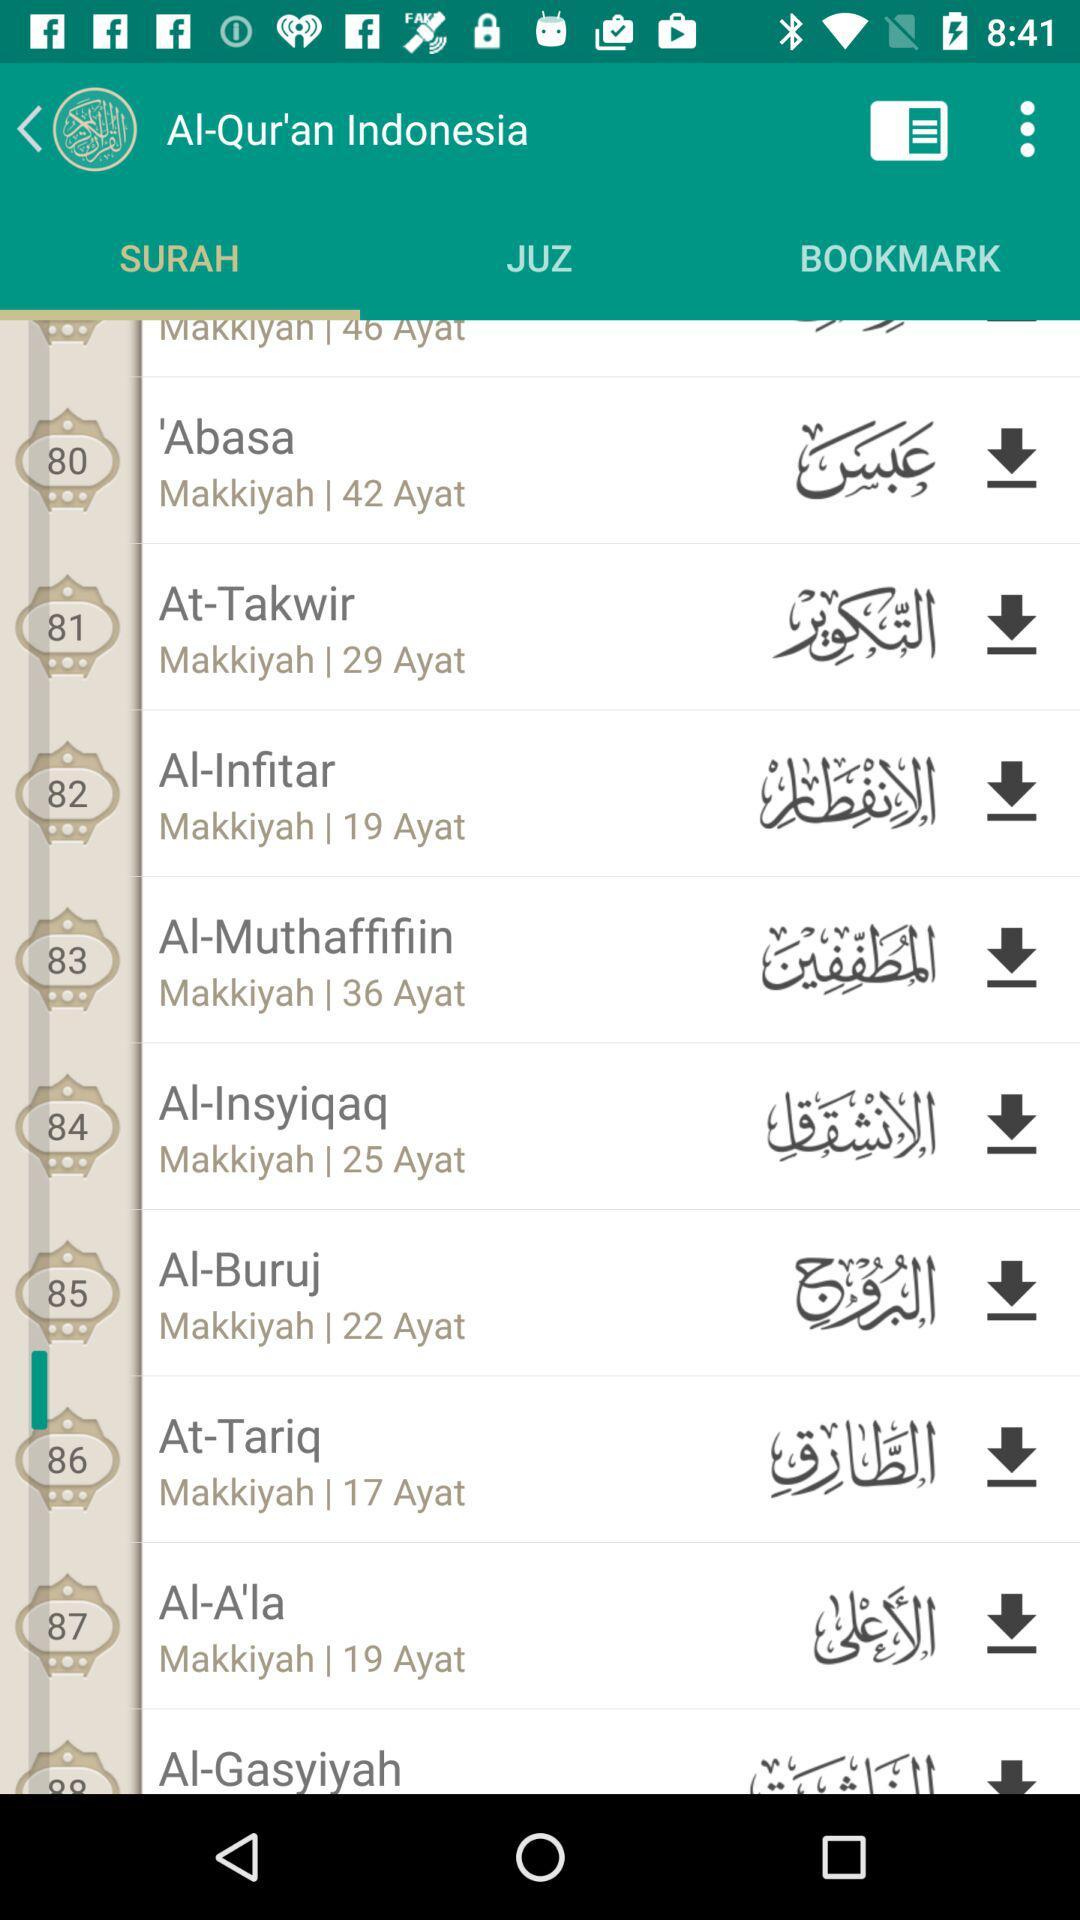  I want to click on the arrow_backward icon, so click(75, 127).